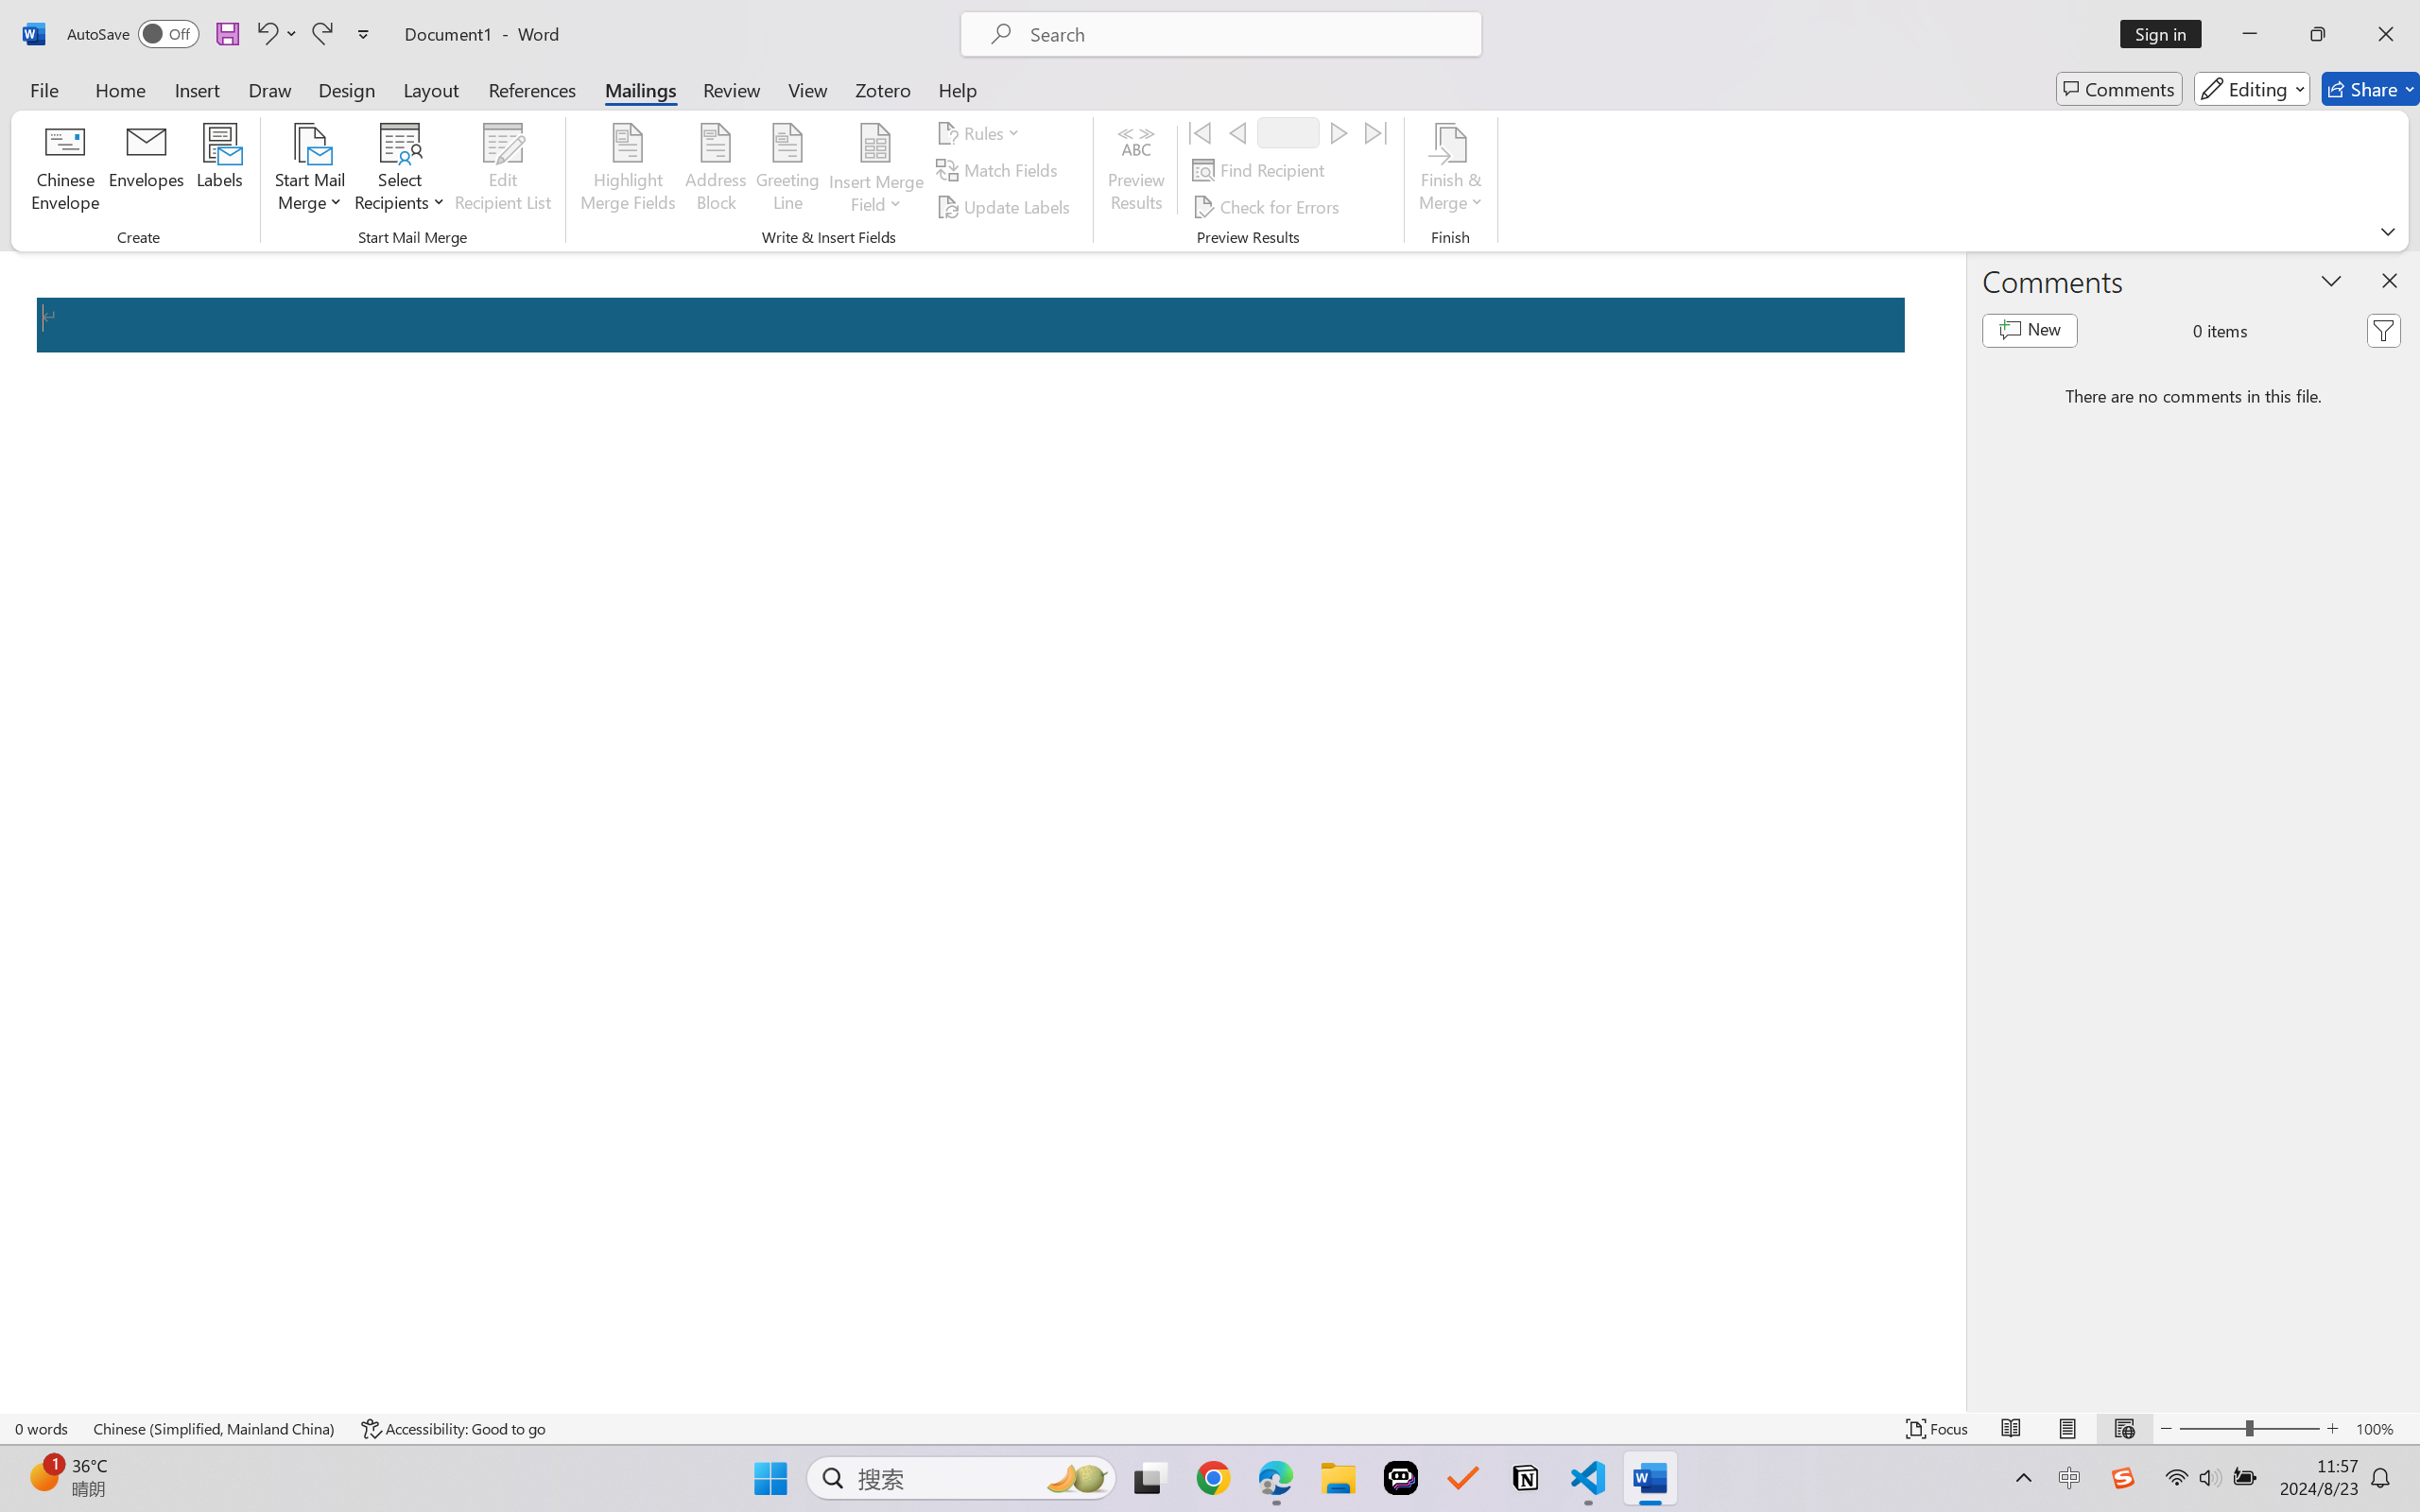 Image resolution: width=2420 pixels, height=1512 pixels. I want to click on 'Language Chinese (Simplified, Mainland China)', so click(214, 1428).